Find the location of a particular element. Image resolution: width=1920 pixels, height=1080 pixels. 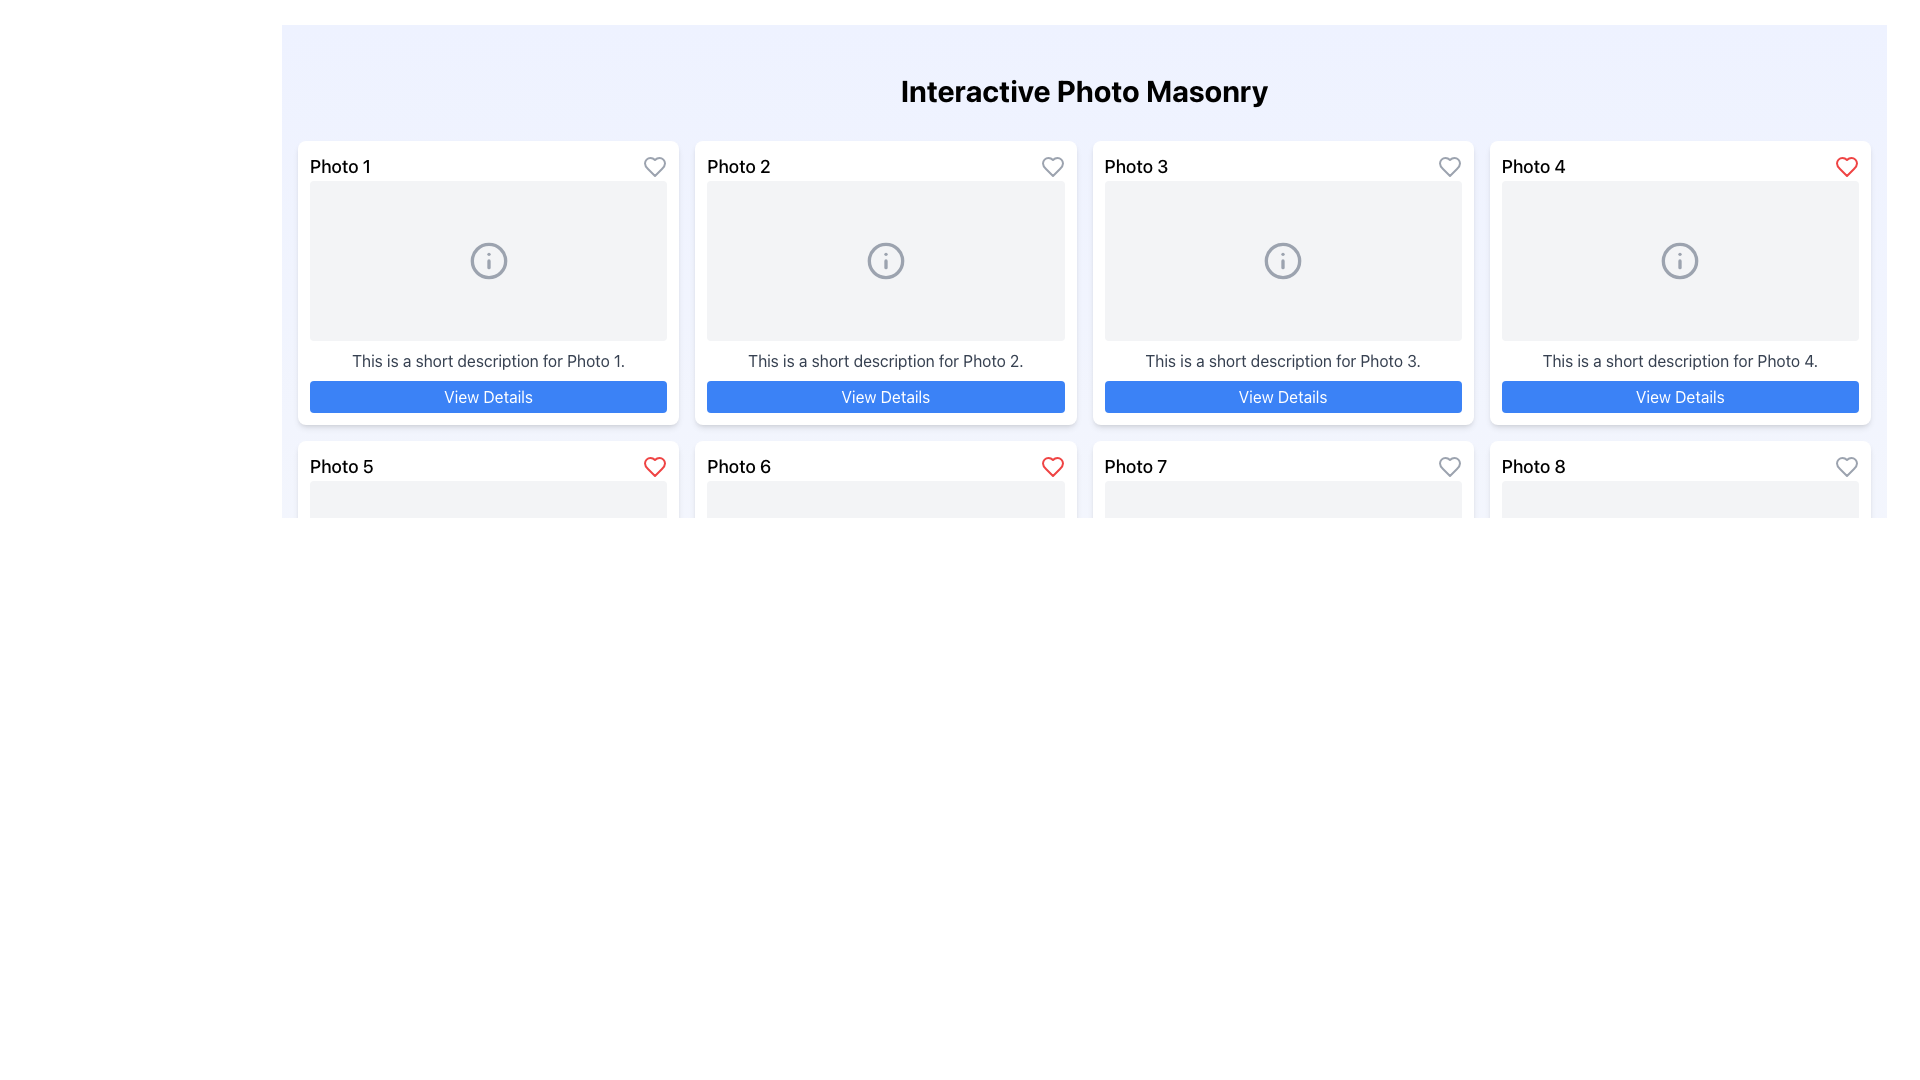

the heart icon located at the top-right corner of the 'Photo 1' card in the interactive photo gallery is located at coordinates (655, 165).